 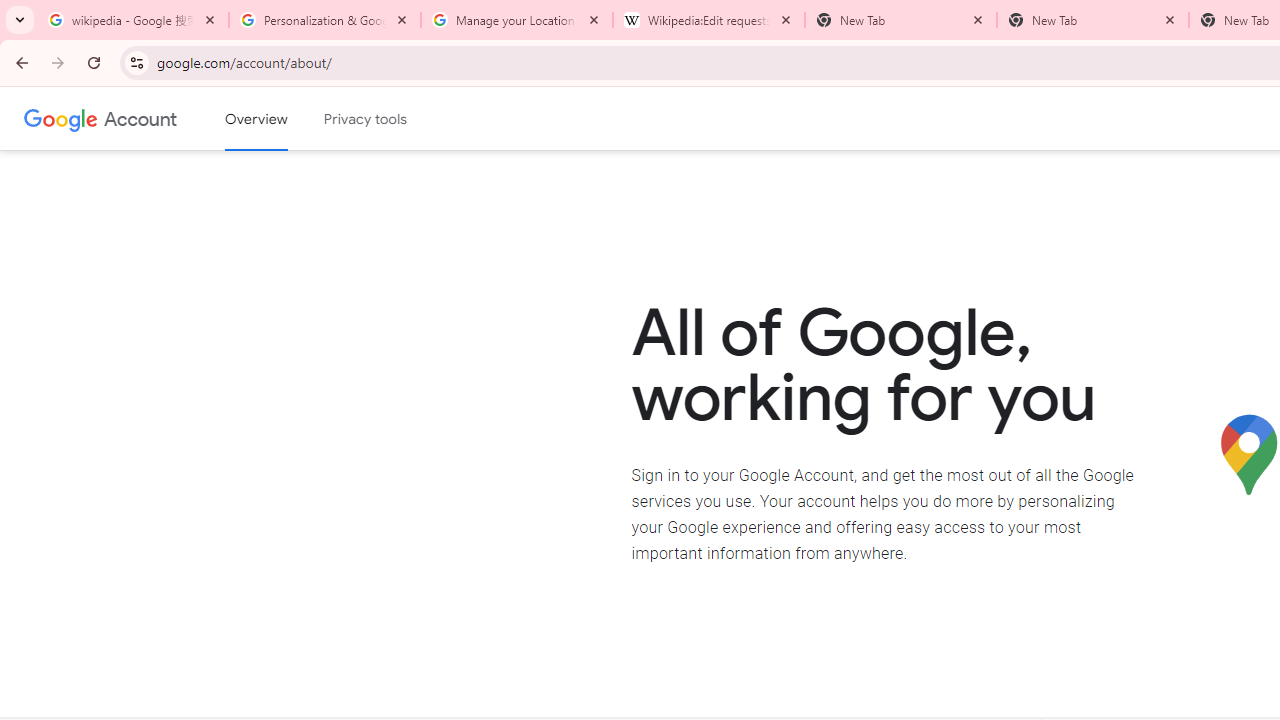 I want to click on 'Manage your Location History - Google Search Help', so click(x=517, y=20).